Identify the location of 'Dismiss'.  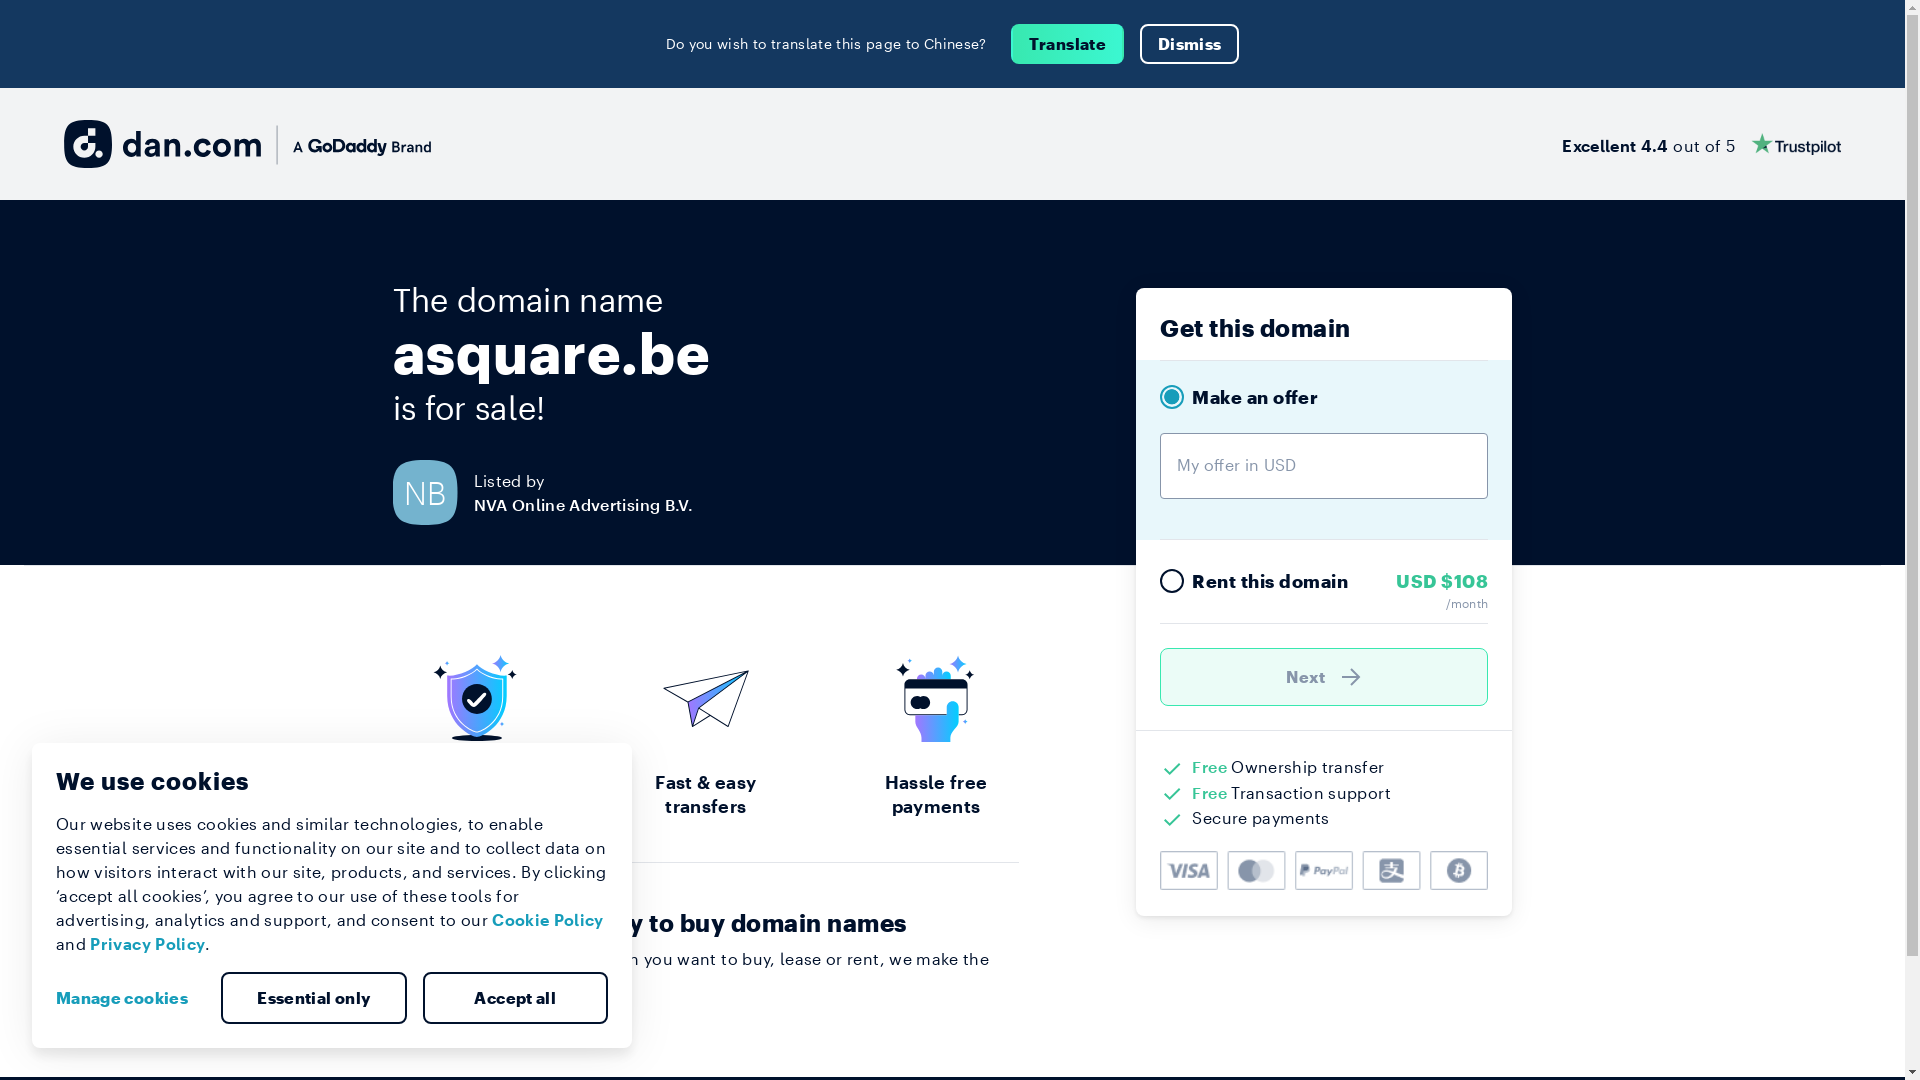
(1189, 43).